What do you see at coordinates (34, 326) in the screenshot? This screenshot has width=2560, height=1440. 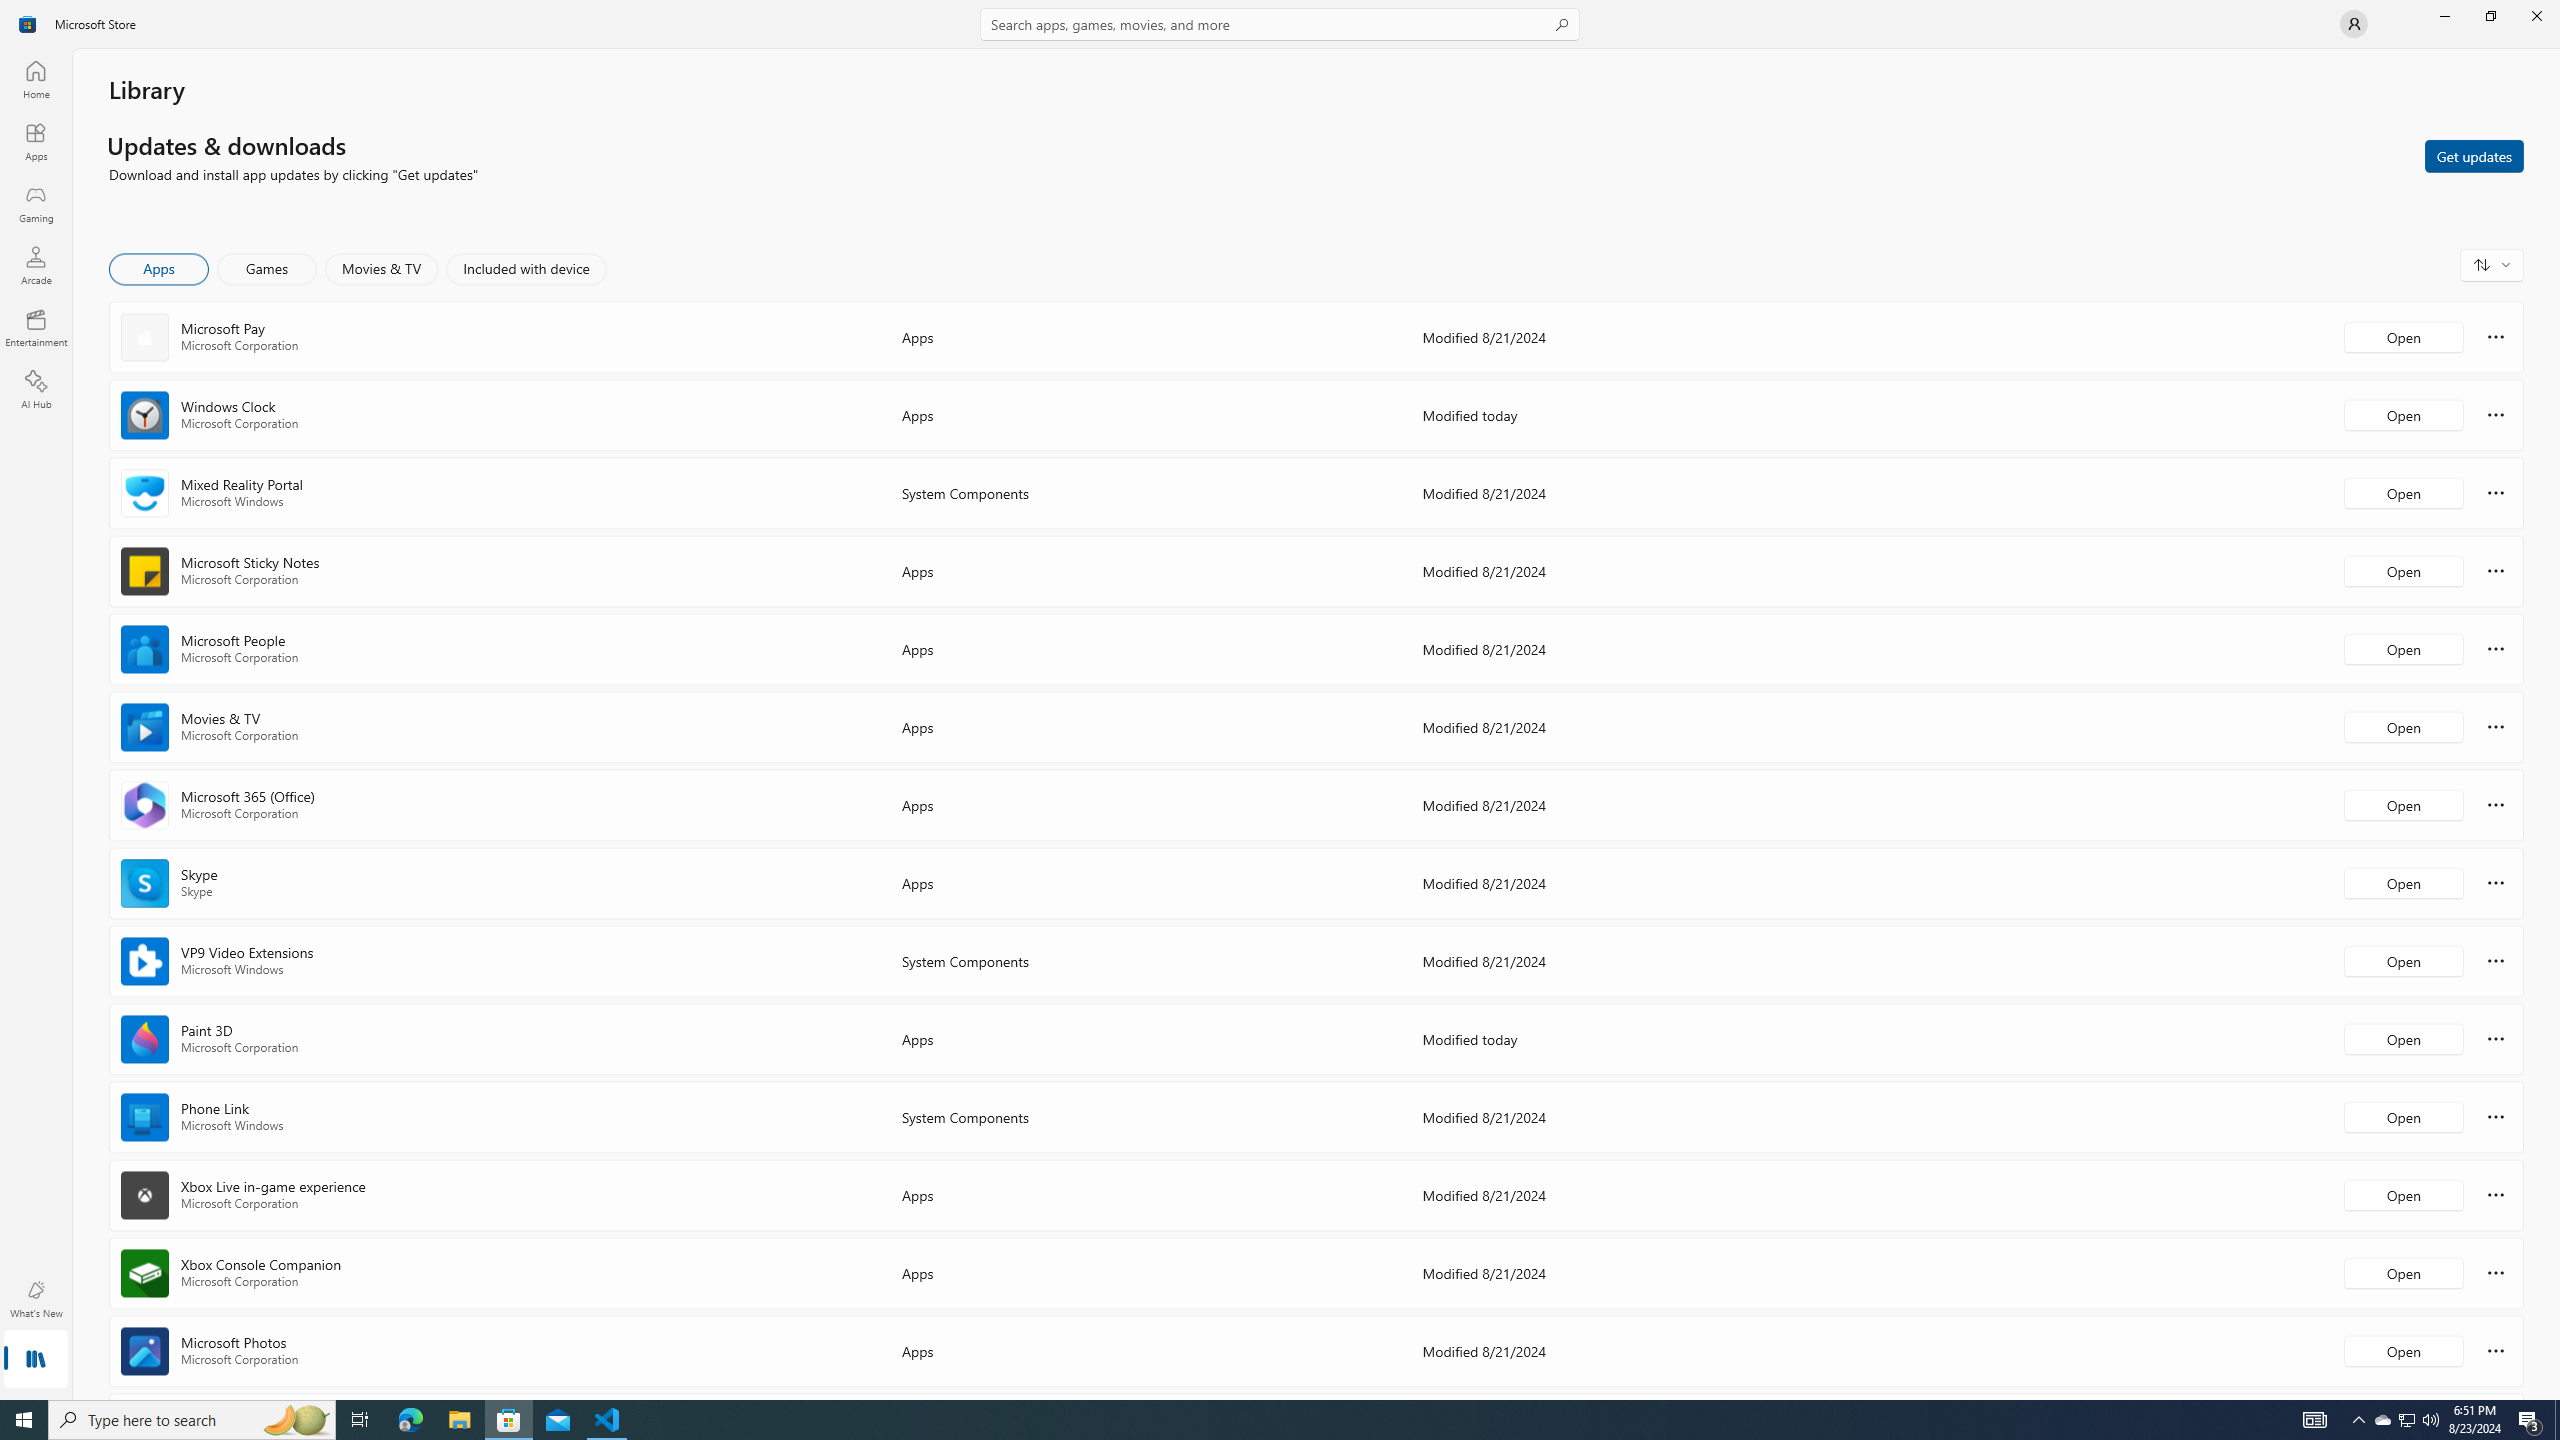 I see `'Entertainment'` at bounding box center [34, 326].